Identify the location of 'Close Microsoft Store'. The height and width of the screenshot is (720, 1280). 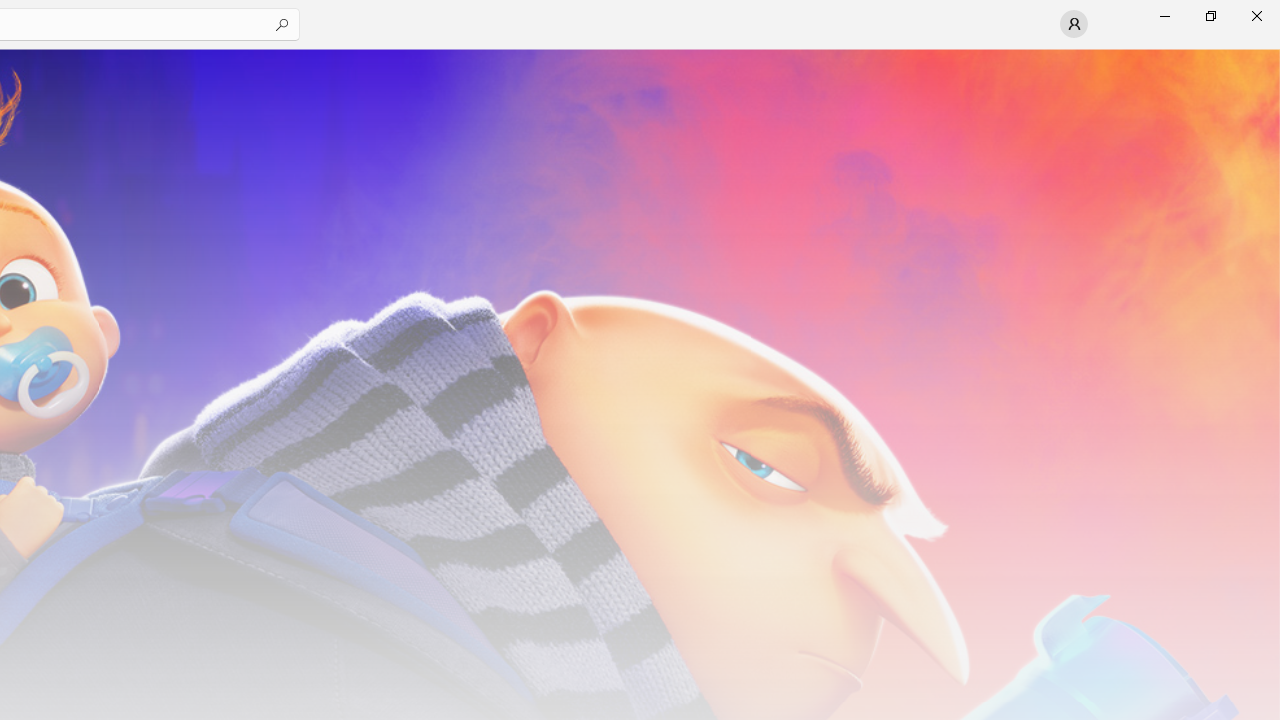
(1255, 15).